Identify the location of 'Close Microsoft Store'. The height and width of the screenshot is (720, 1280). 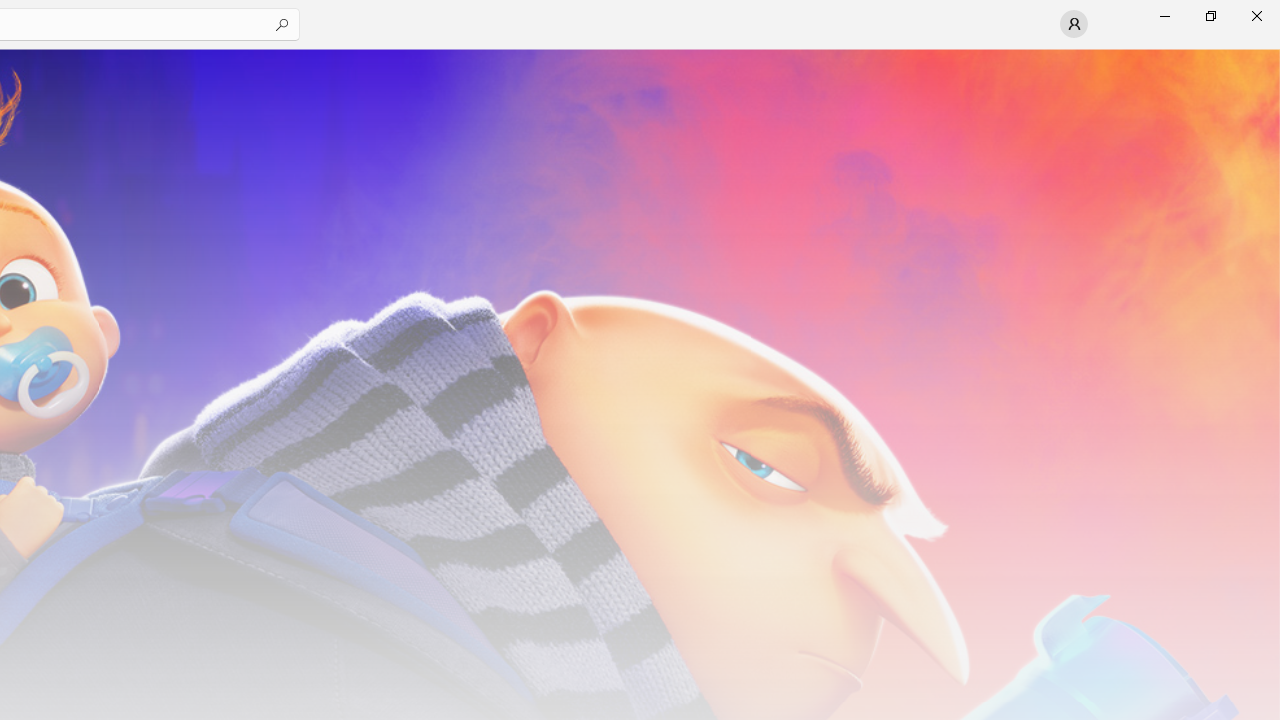
(1255, 15).